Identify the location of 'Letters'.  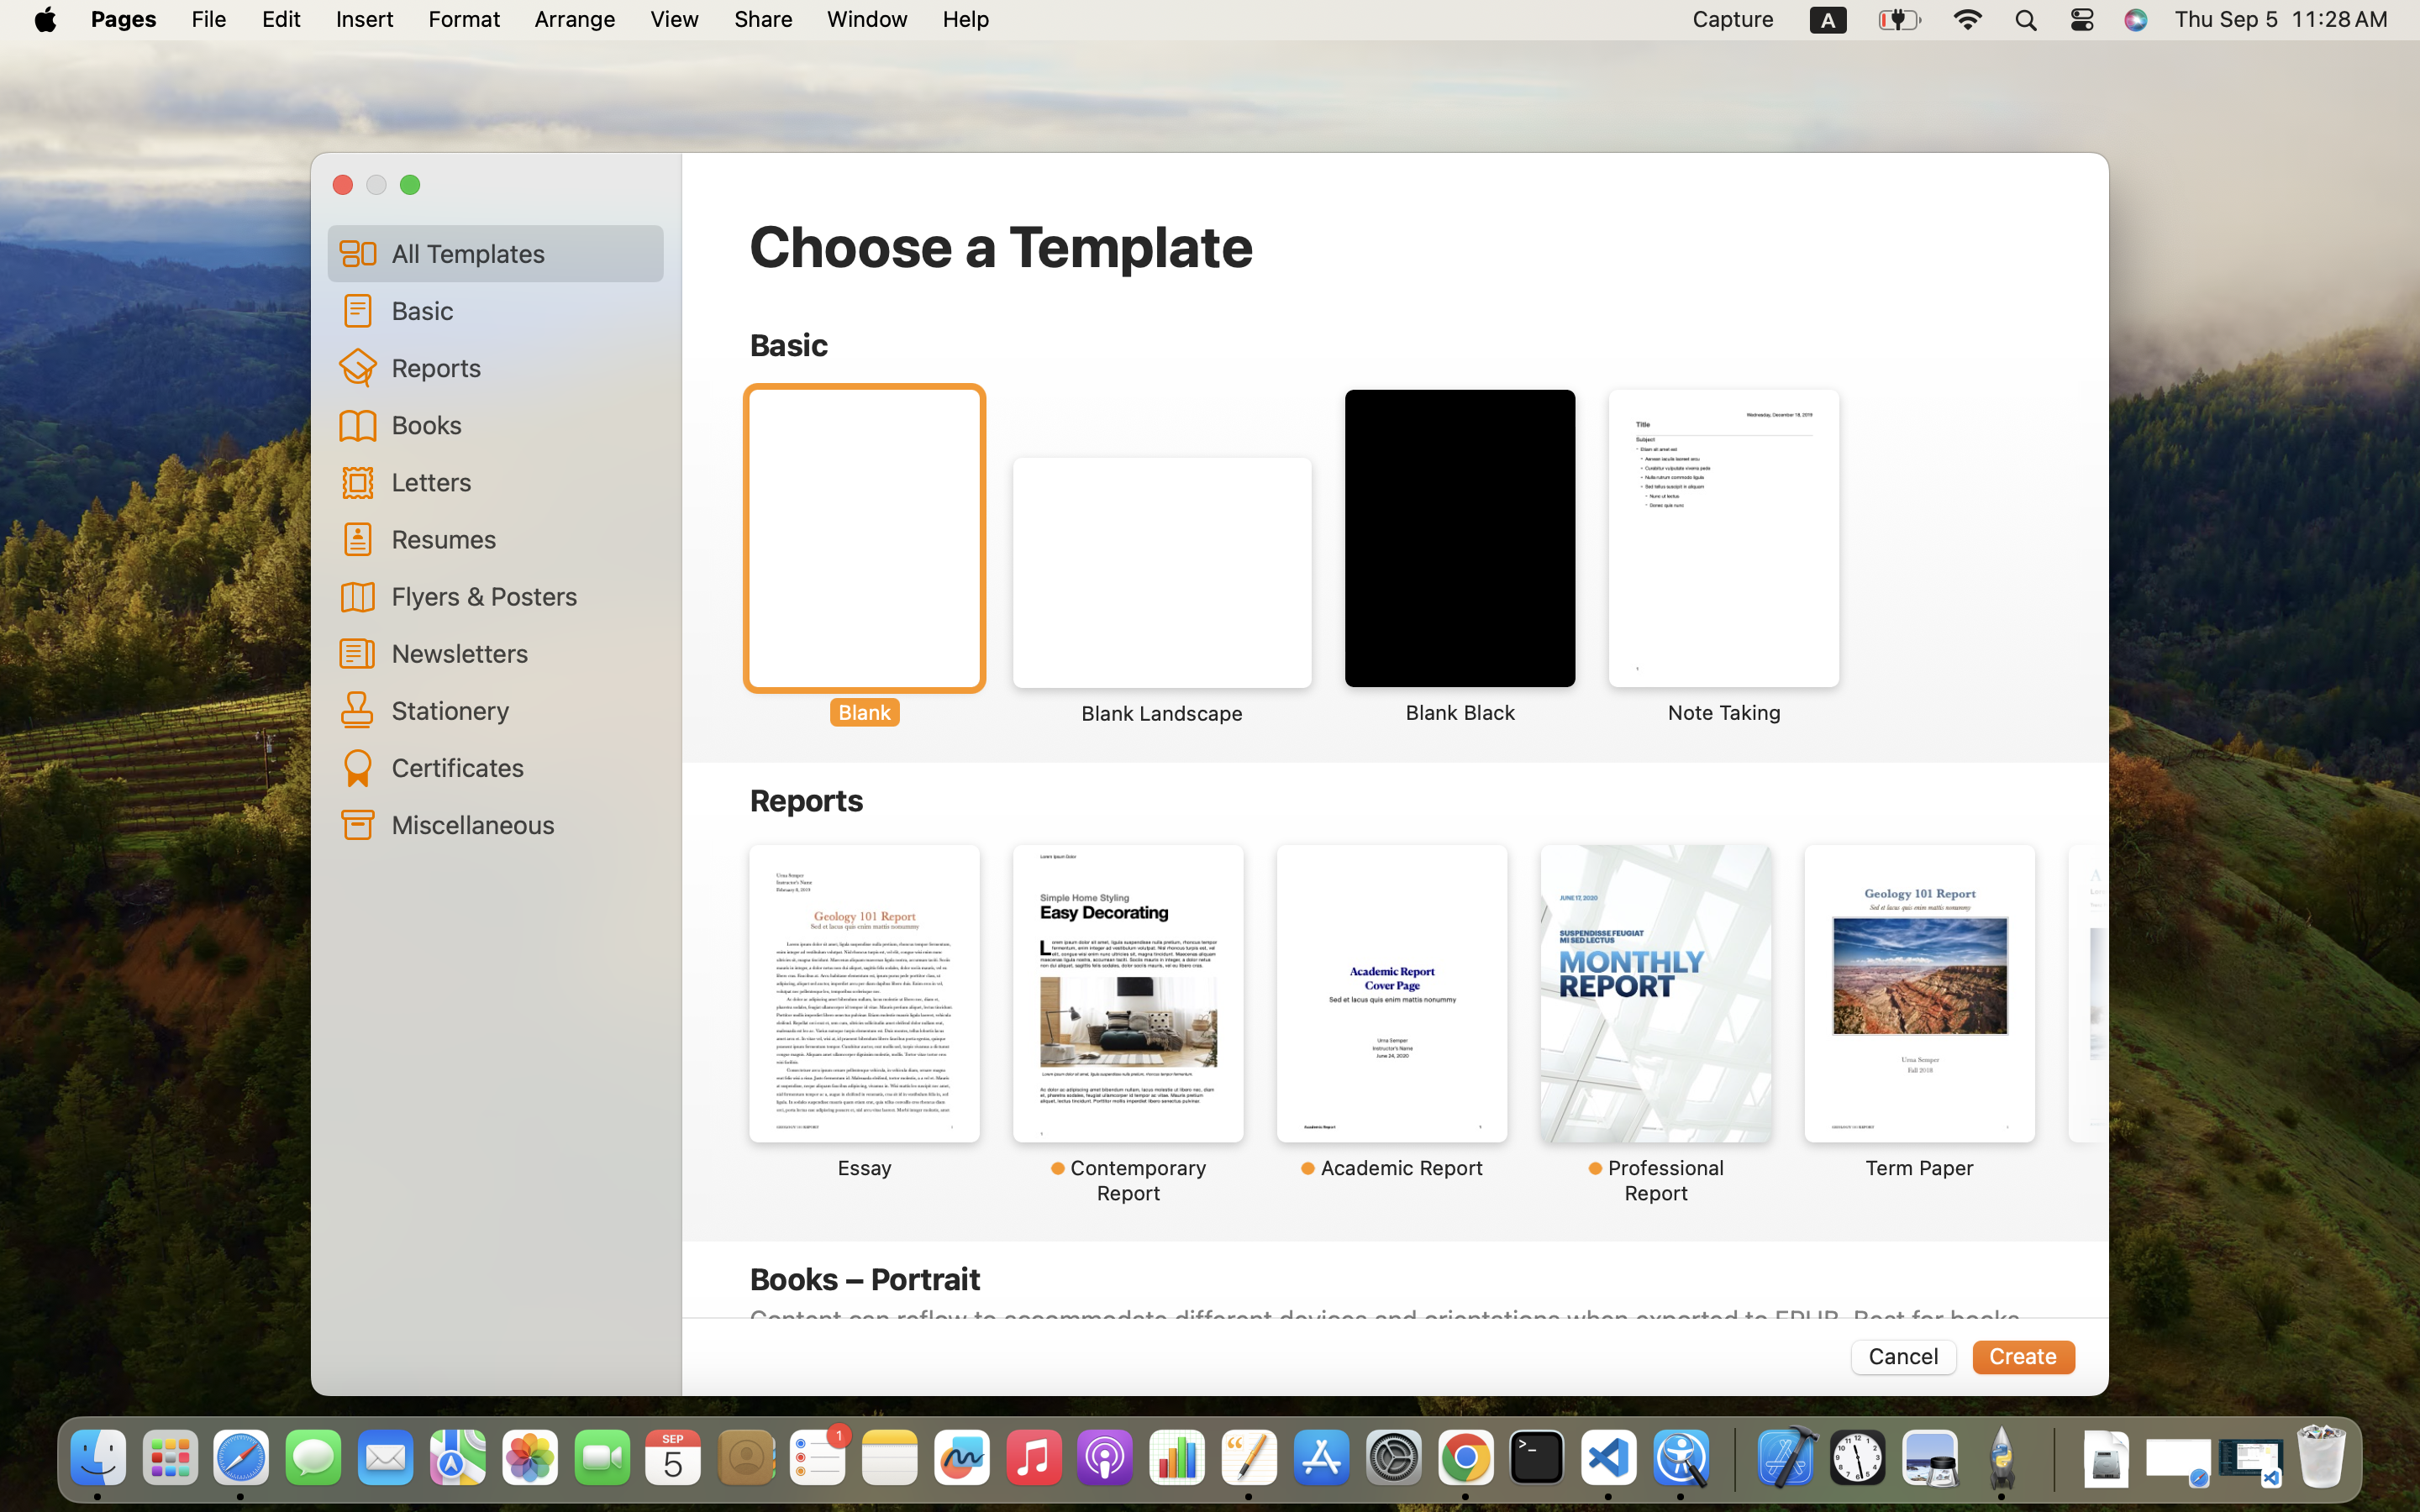
(520, 480).